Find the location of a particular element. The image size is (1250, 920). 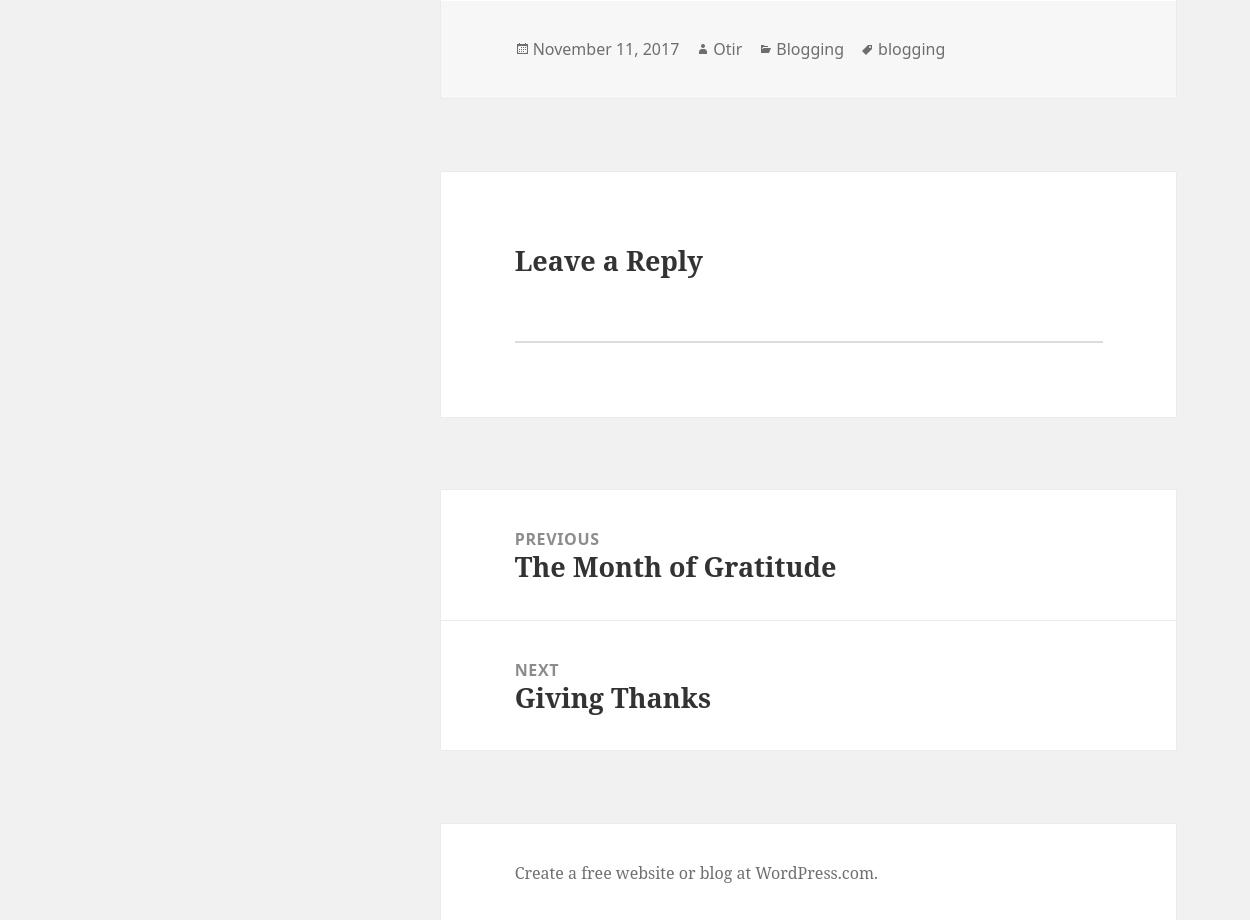

'Otir' is located at coordinates (712, 49).